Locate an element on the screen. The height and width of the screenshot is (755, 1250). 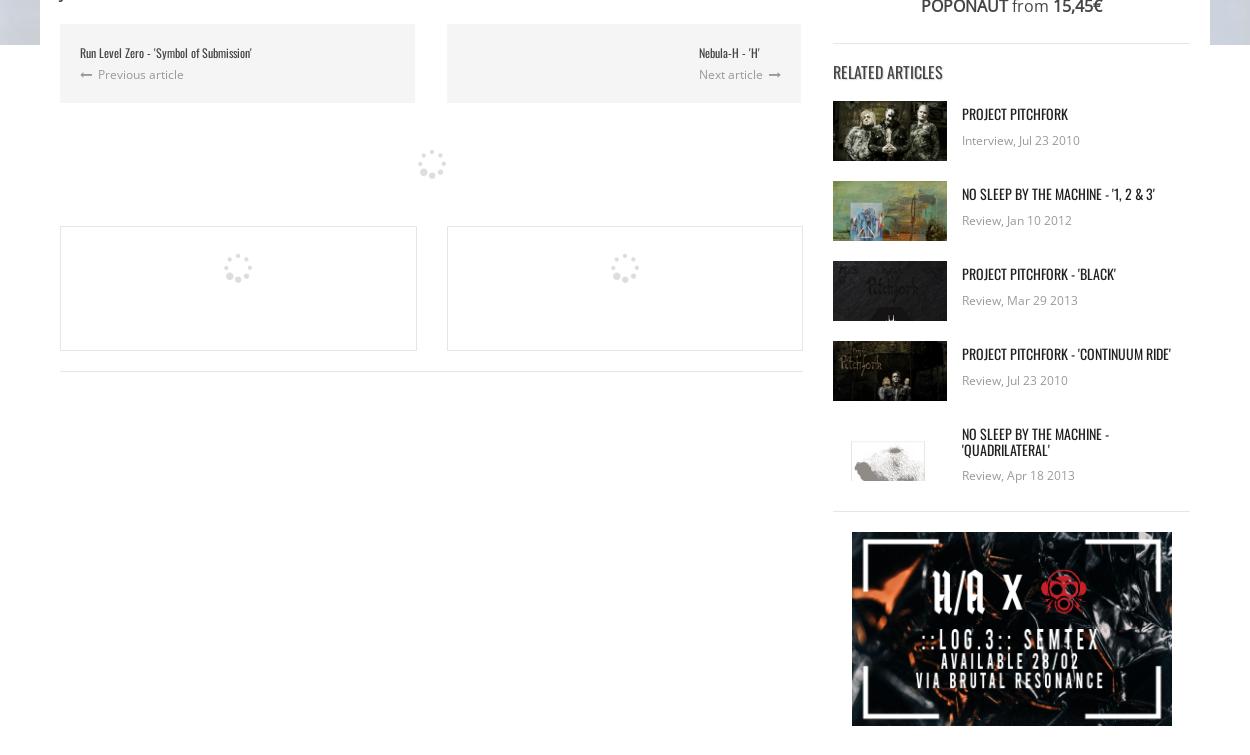
'Project Pitchfork - 'Black'' is located at coordinates (1039, 273).